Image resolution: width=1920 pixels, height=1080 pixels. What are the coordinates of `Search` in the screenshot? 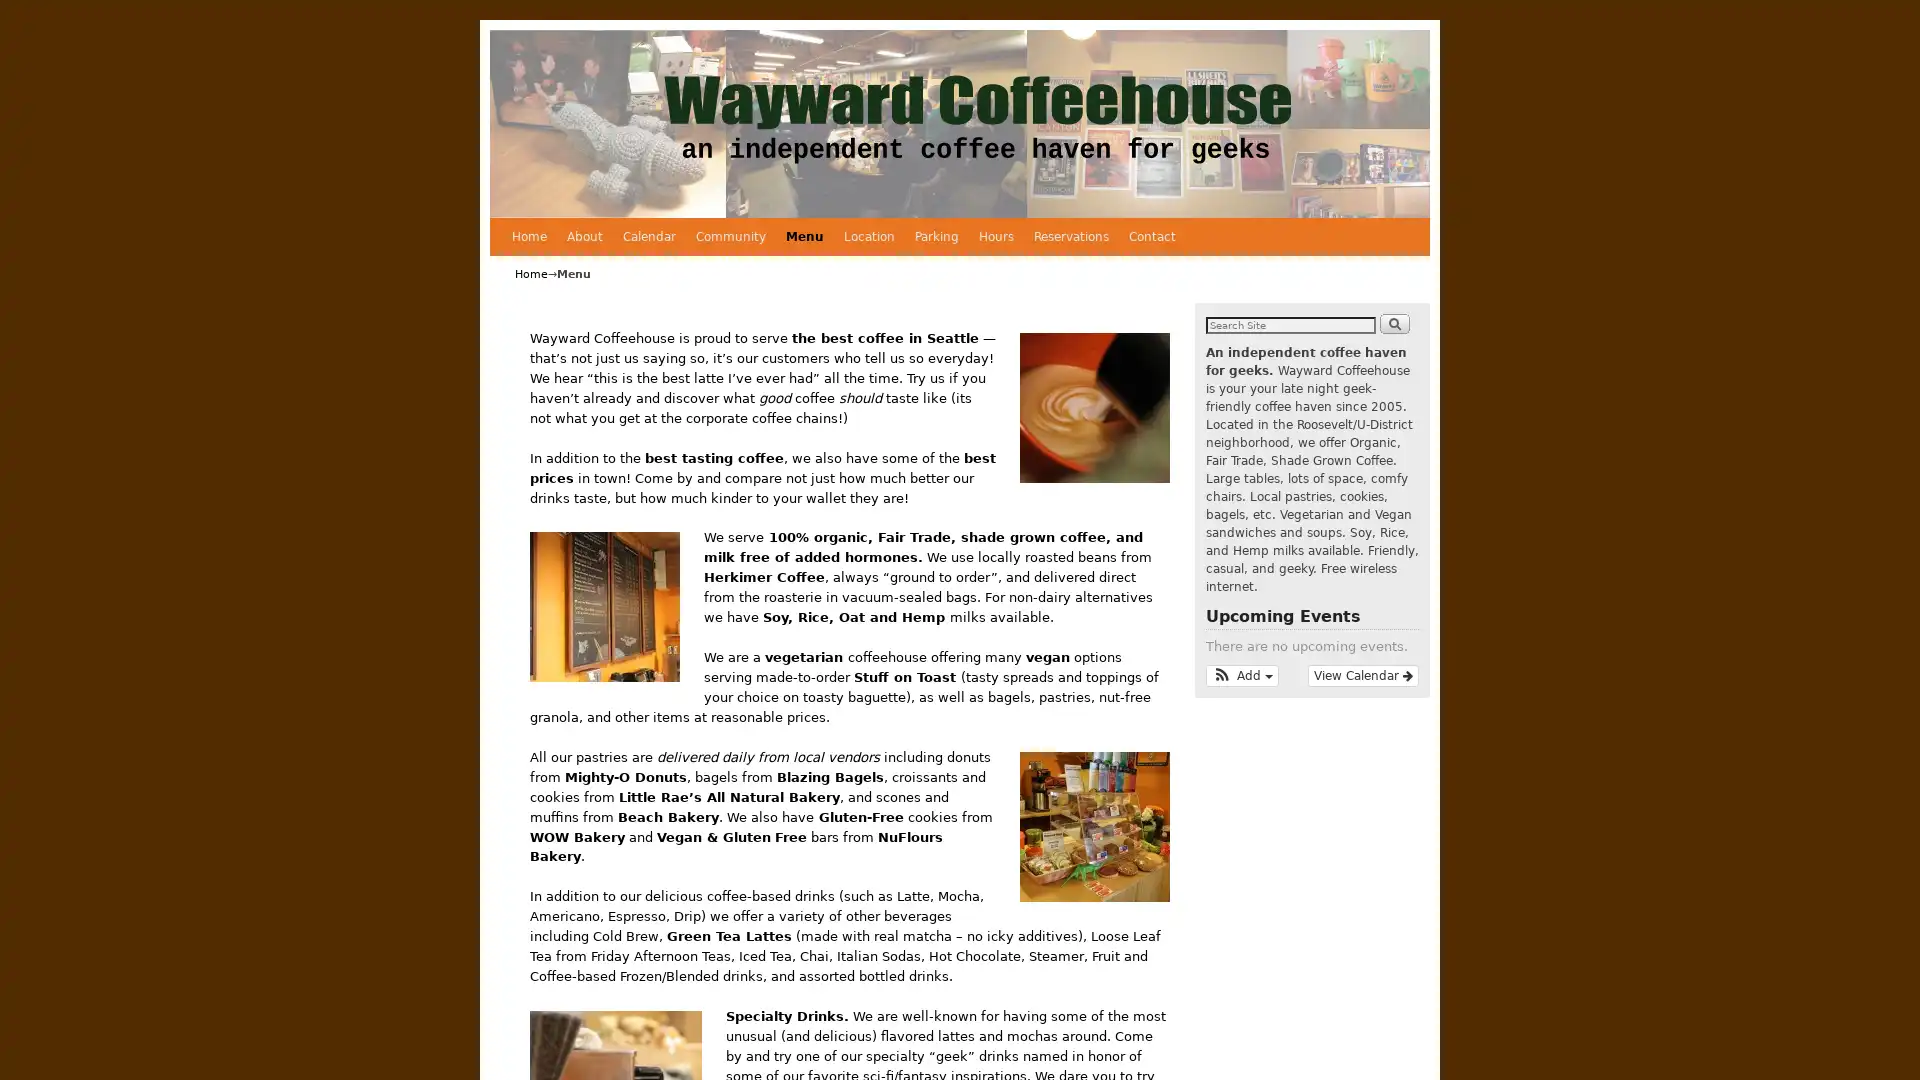 It's located at (1394, 322).